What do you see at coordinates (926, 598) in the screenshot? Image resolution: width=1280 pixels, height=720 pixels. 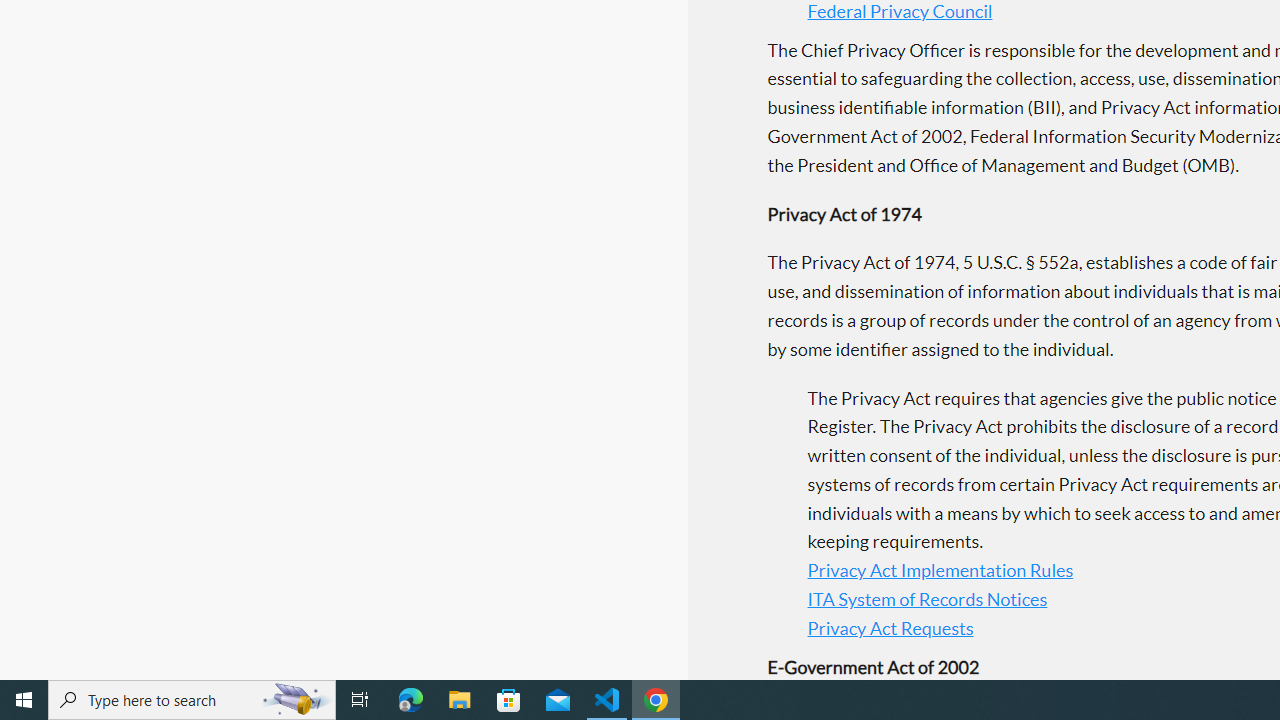 I see `'ITA System of Records Notices'` at bounding box center [926, 598].